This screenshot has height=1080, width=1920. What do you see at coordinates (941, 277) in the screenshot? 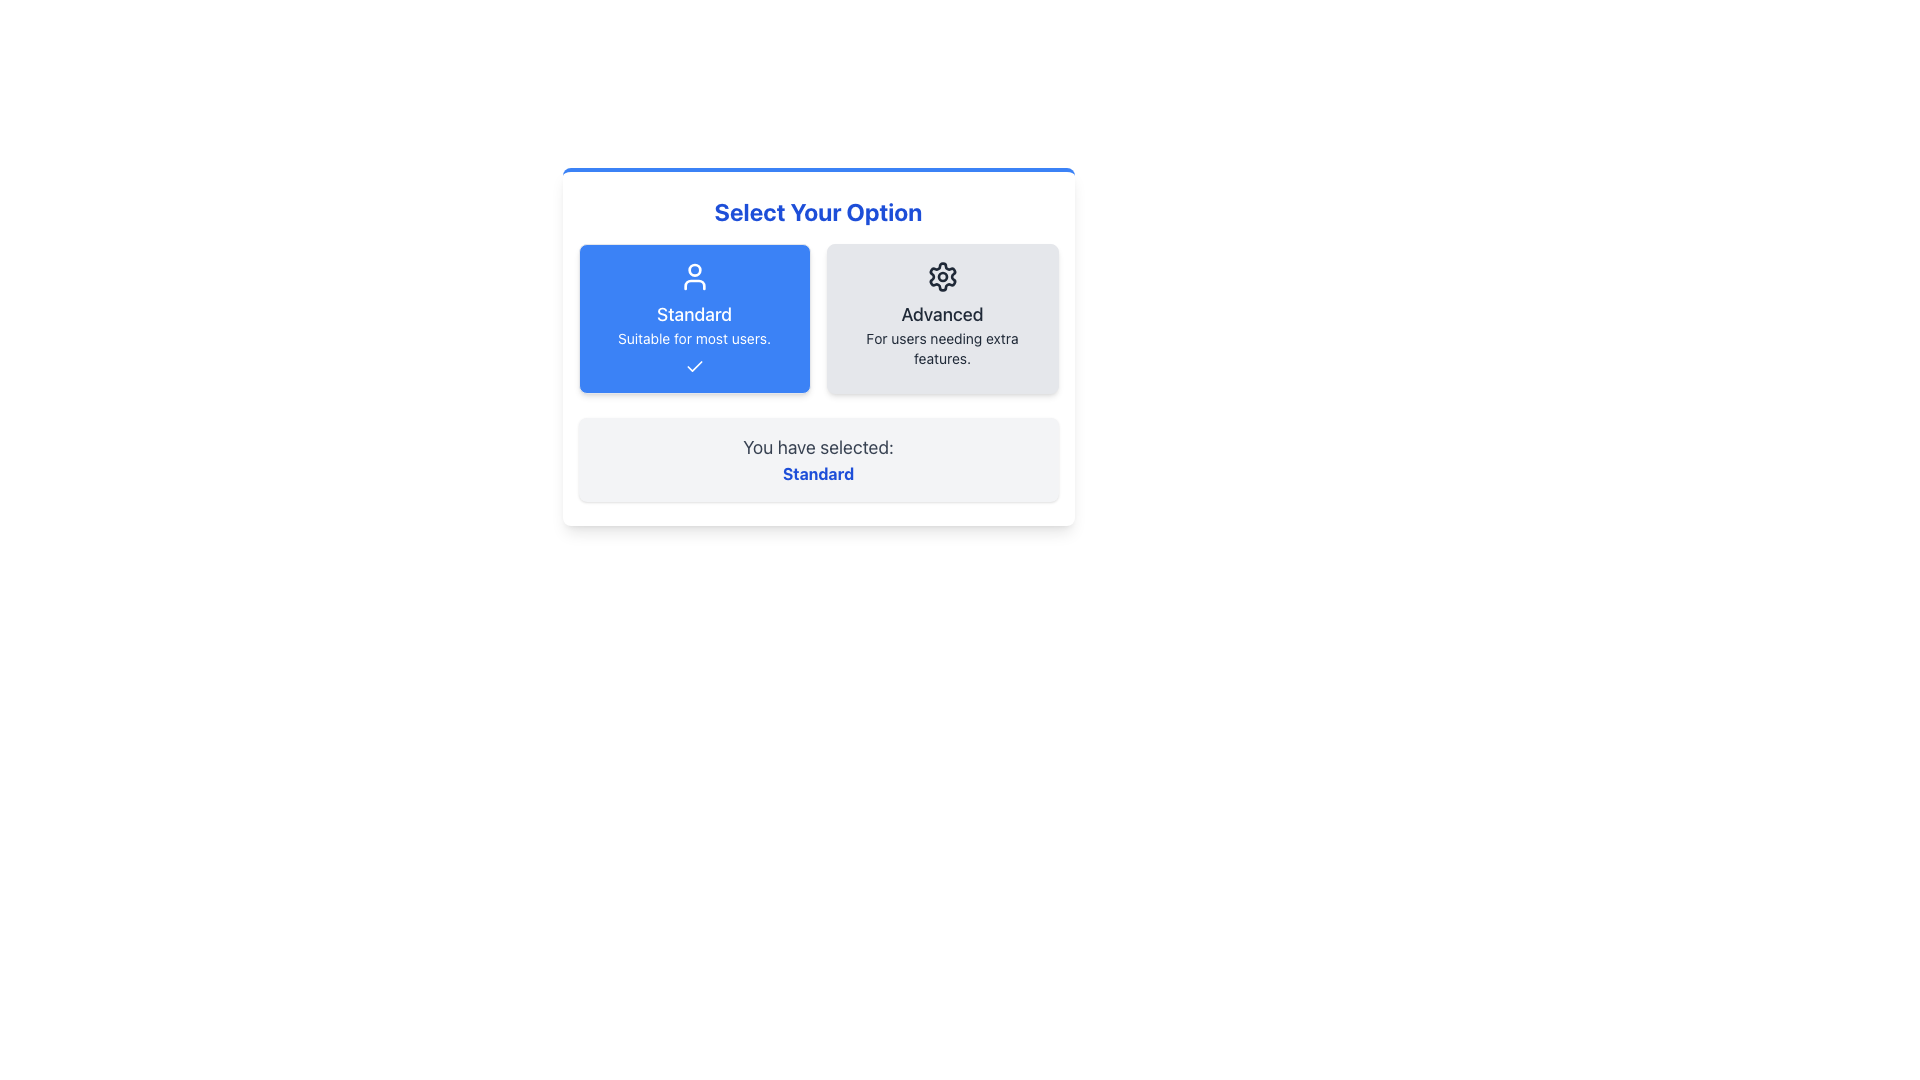
I see `the SVG icon representing advanced or settings-related features, located above the text 'Advanced' and 'For users needing extra features' within the Advanced option card` at bounding box center [941, 277].